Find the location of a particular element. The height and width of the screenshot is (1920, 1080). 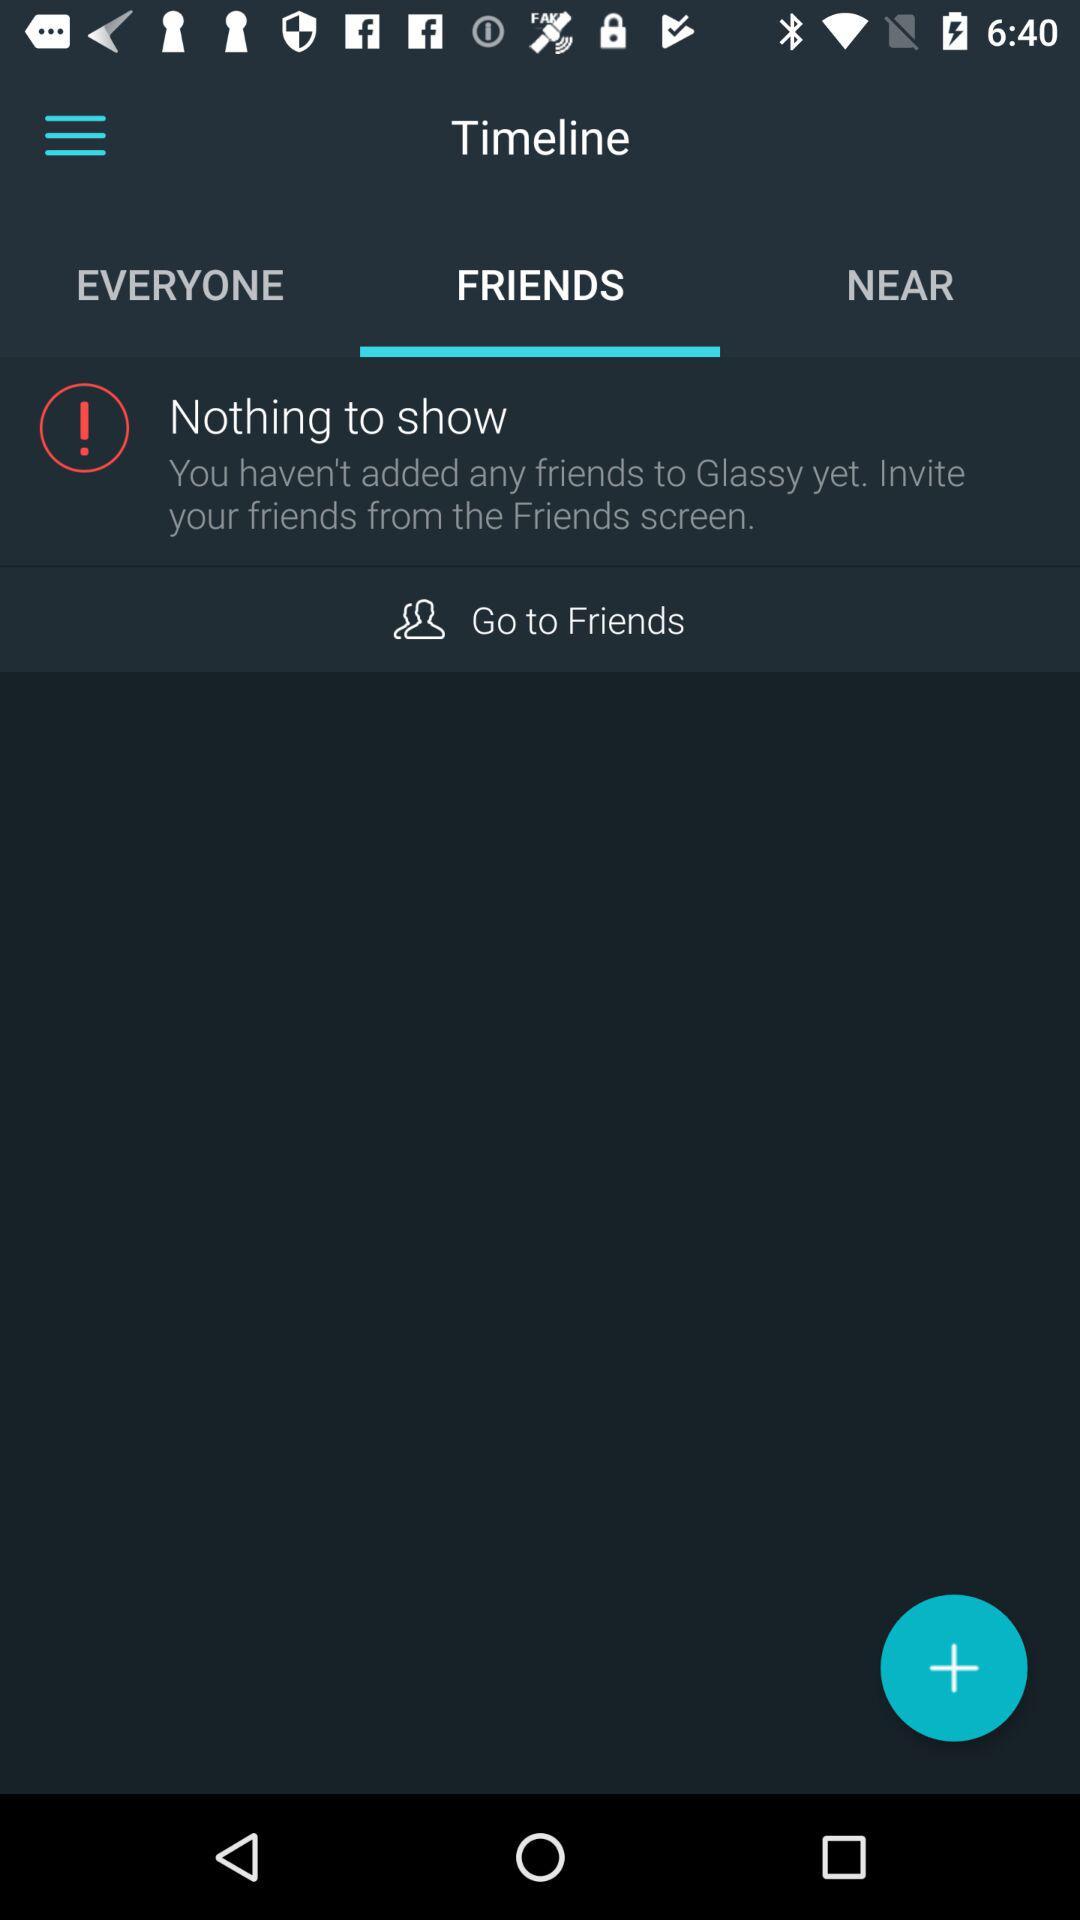

the add icon is located at coordinates (952, 1667).